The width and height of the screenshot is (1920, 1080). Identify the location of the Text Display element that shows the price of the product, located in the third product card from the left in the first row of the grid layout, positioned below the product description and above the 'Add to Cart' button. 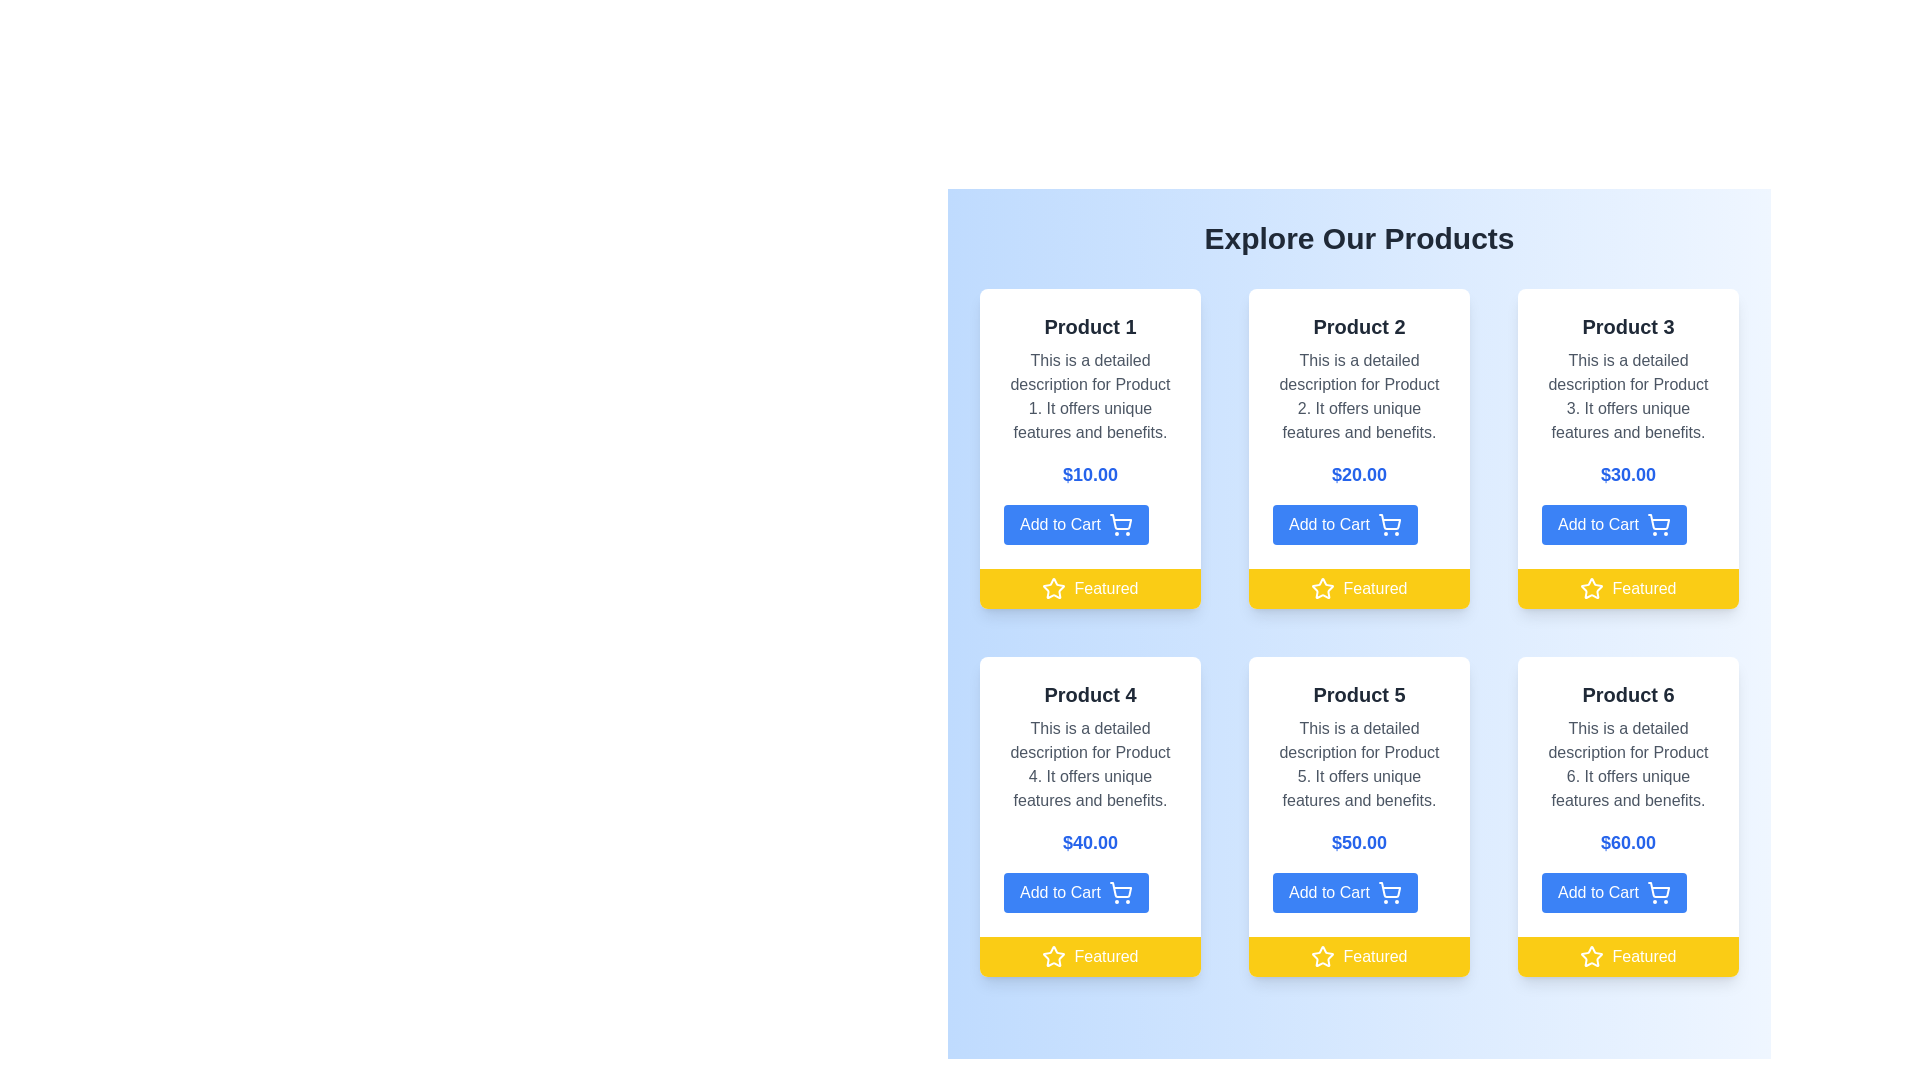
(1628, 474).